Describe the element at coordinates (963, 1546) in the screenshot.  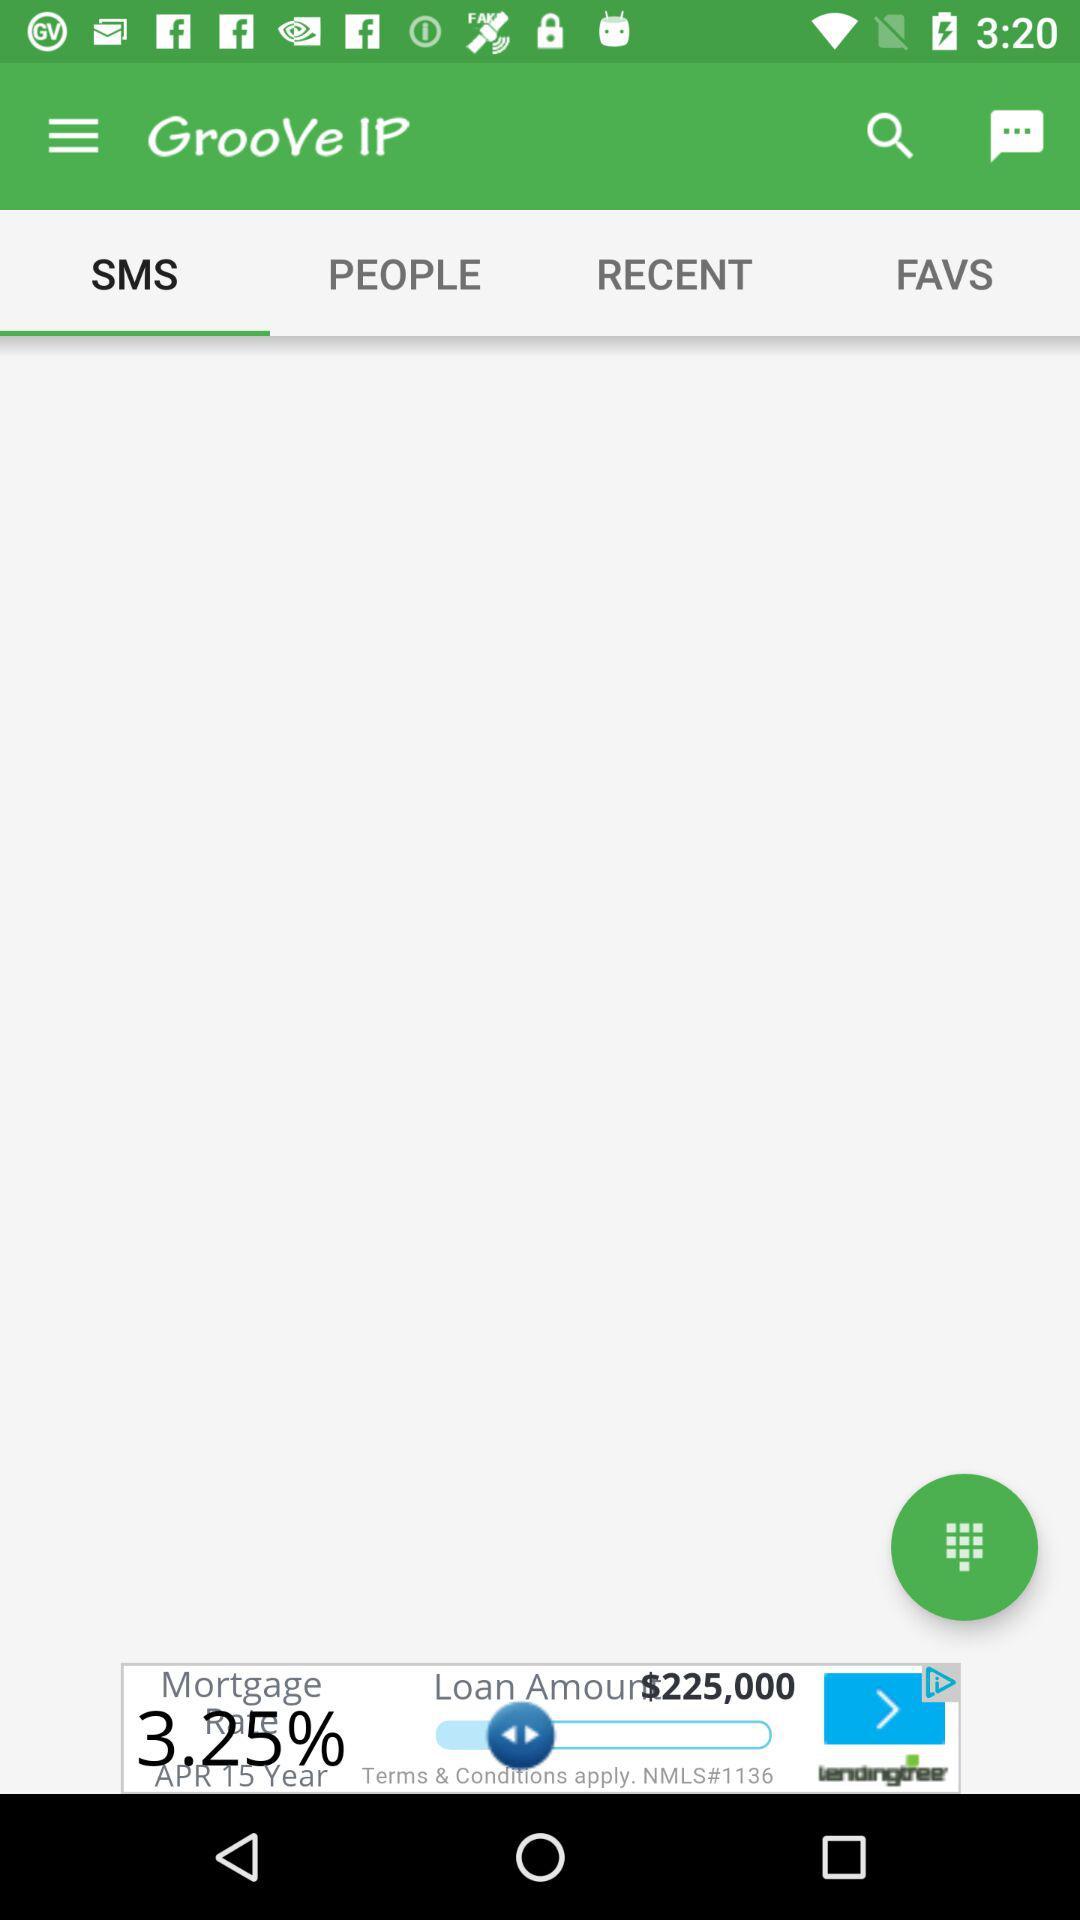
I see `keypad` at that location.